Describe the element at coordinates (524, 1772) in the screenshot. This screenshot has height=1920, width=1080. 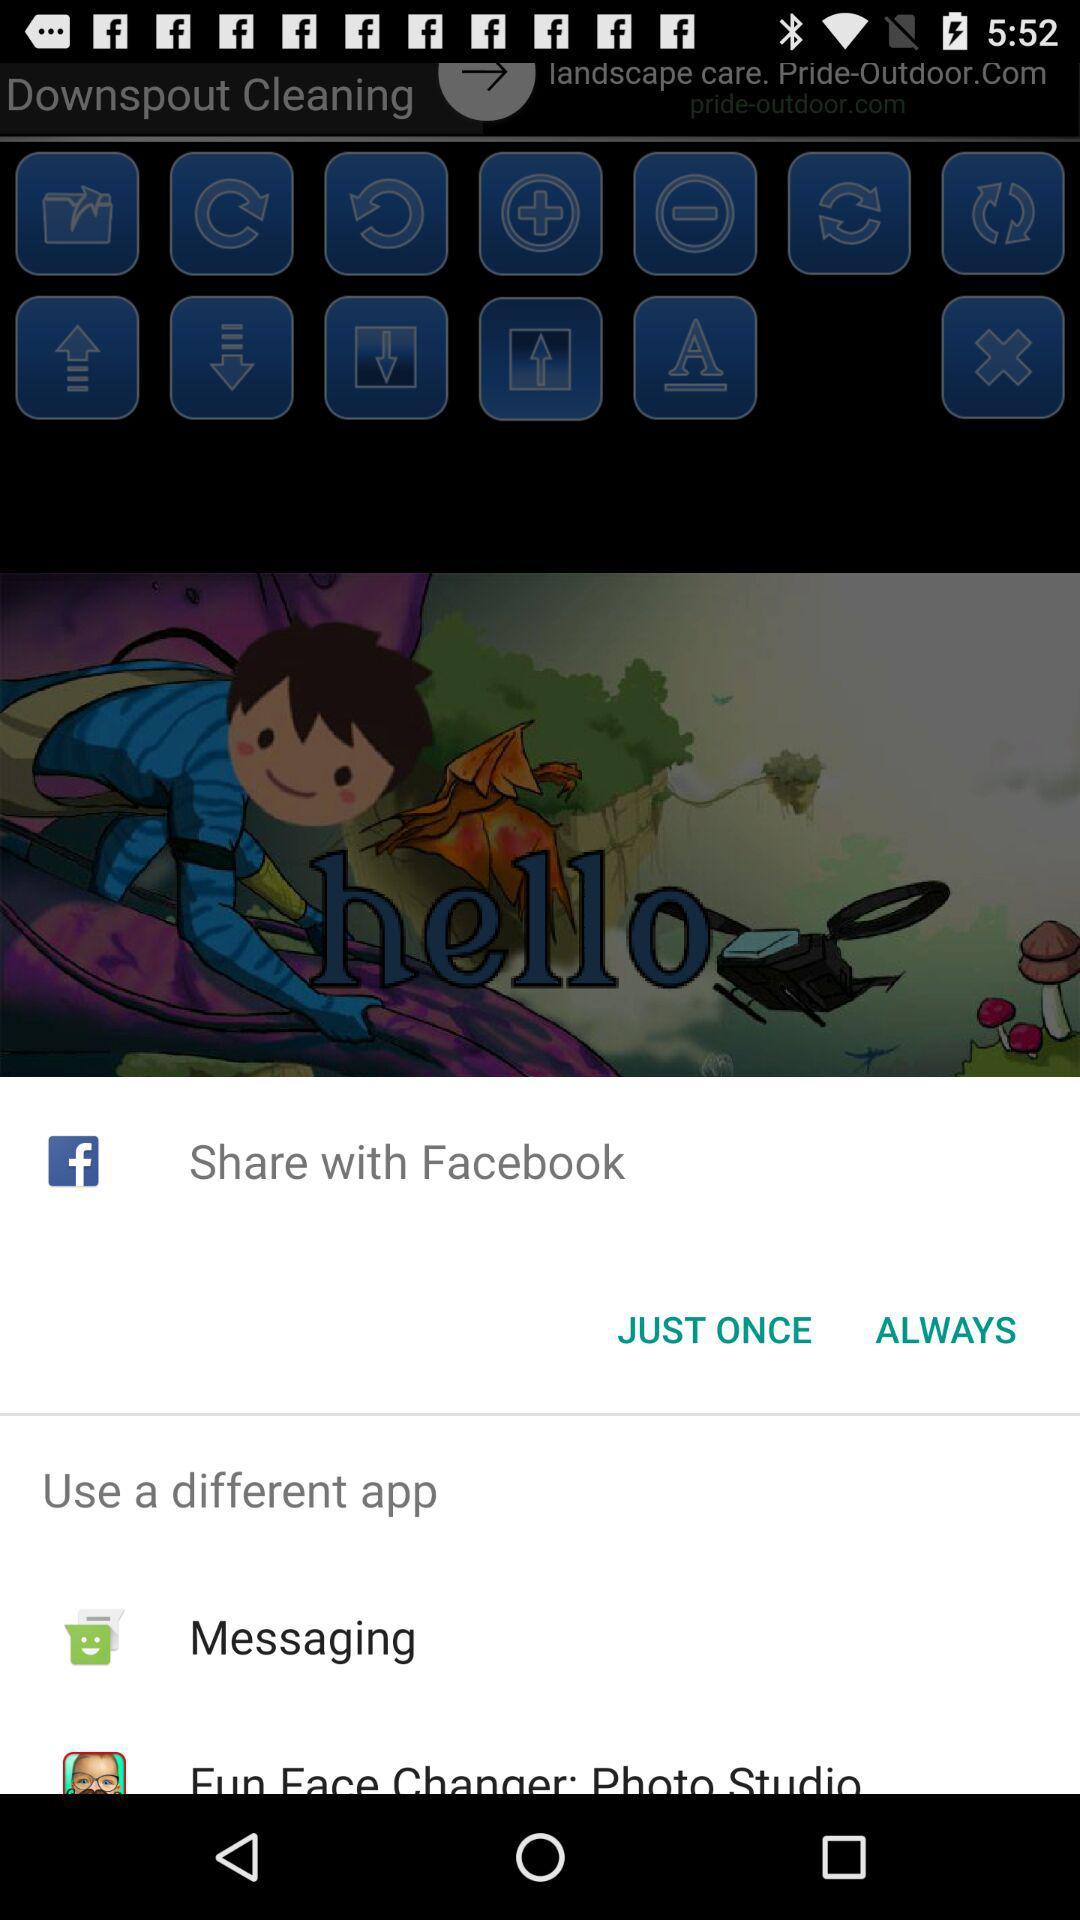
I see `the item below the messaging item` at that location.